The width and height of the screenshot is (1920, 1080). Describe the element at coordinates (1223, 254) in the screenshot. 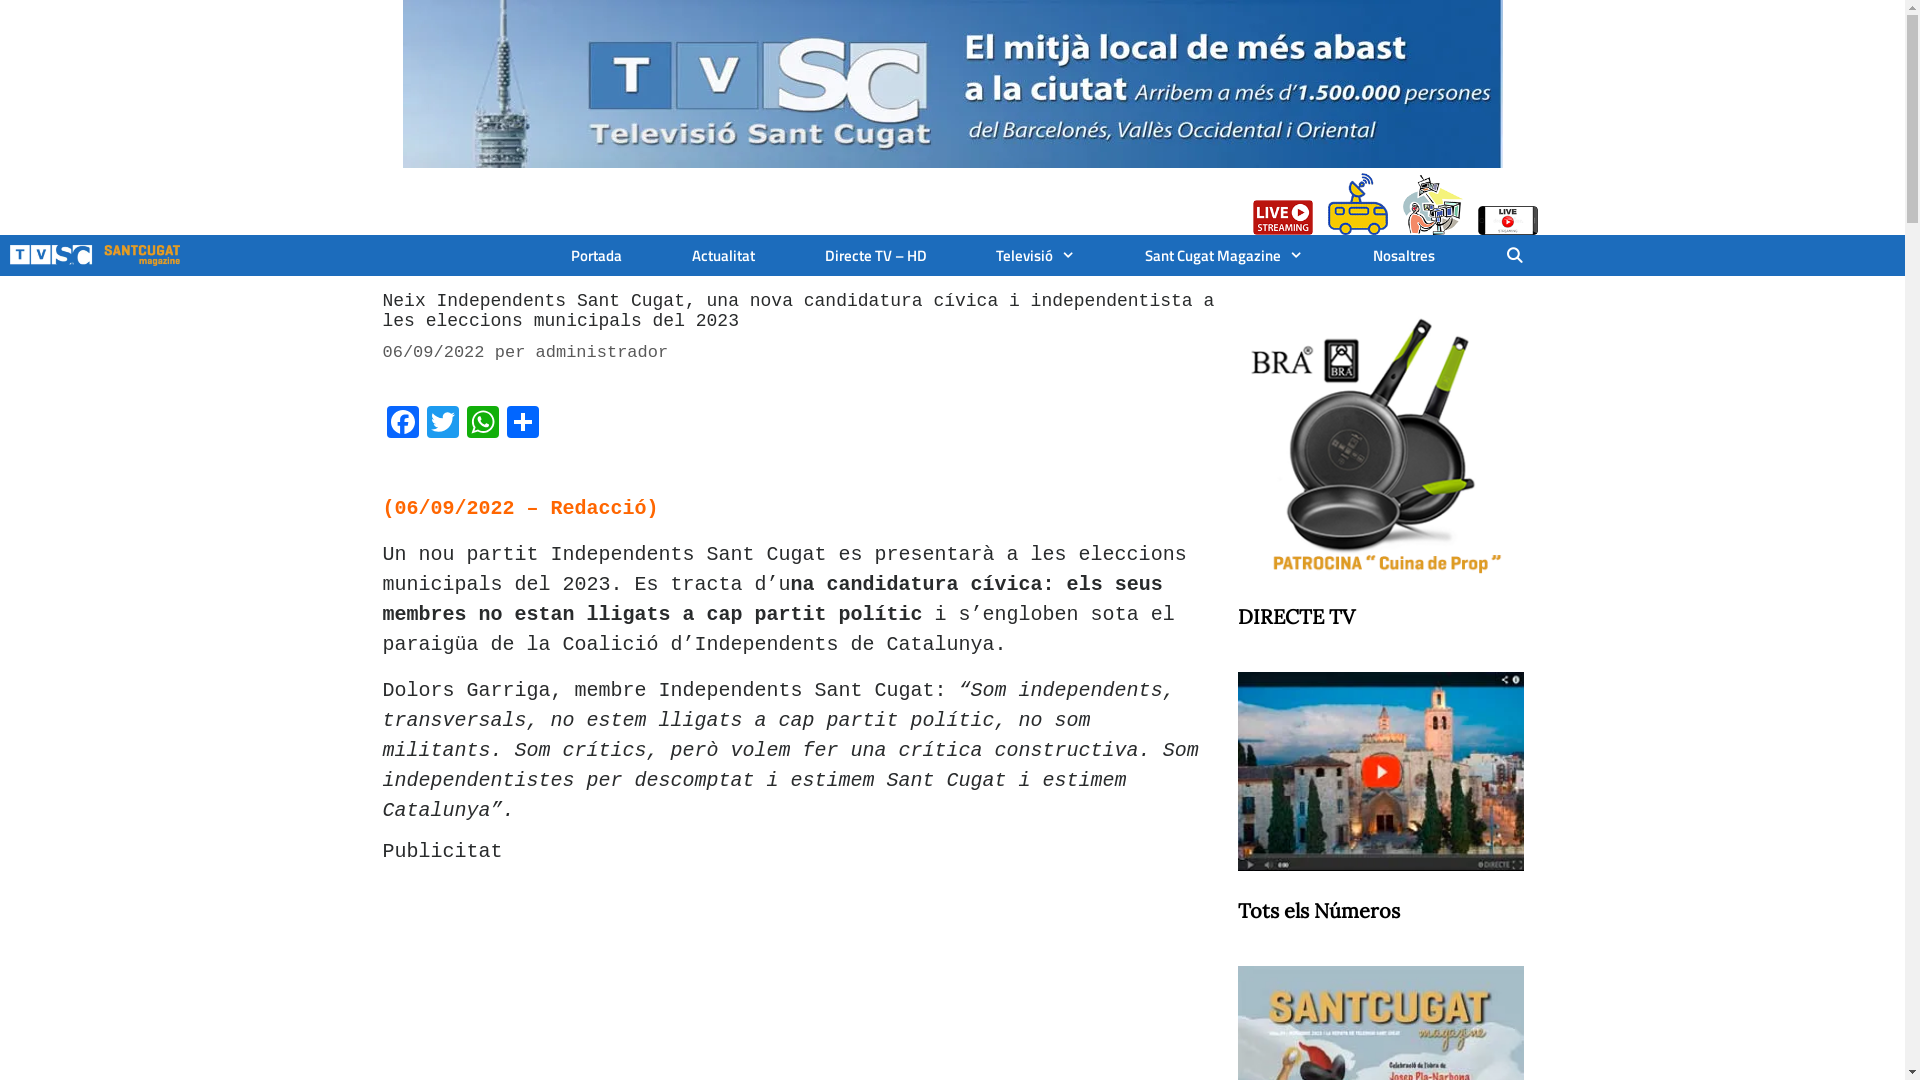

I see `'Sant Cugat Magazine'` at that location.